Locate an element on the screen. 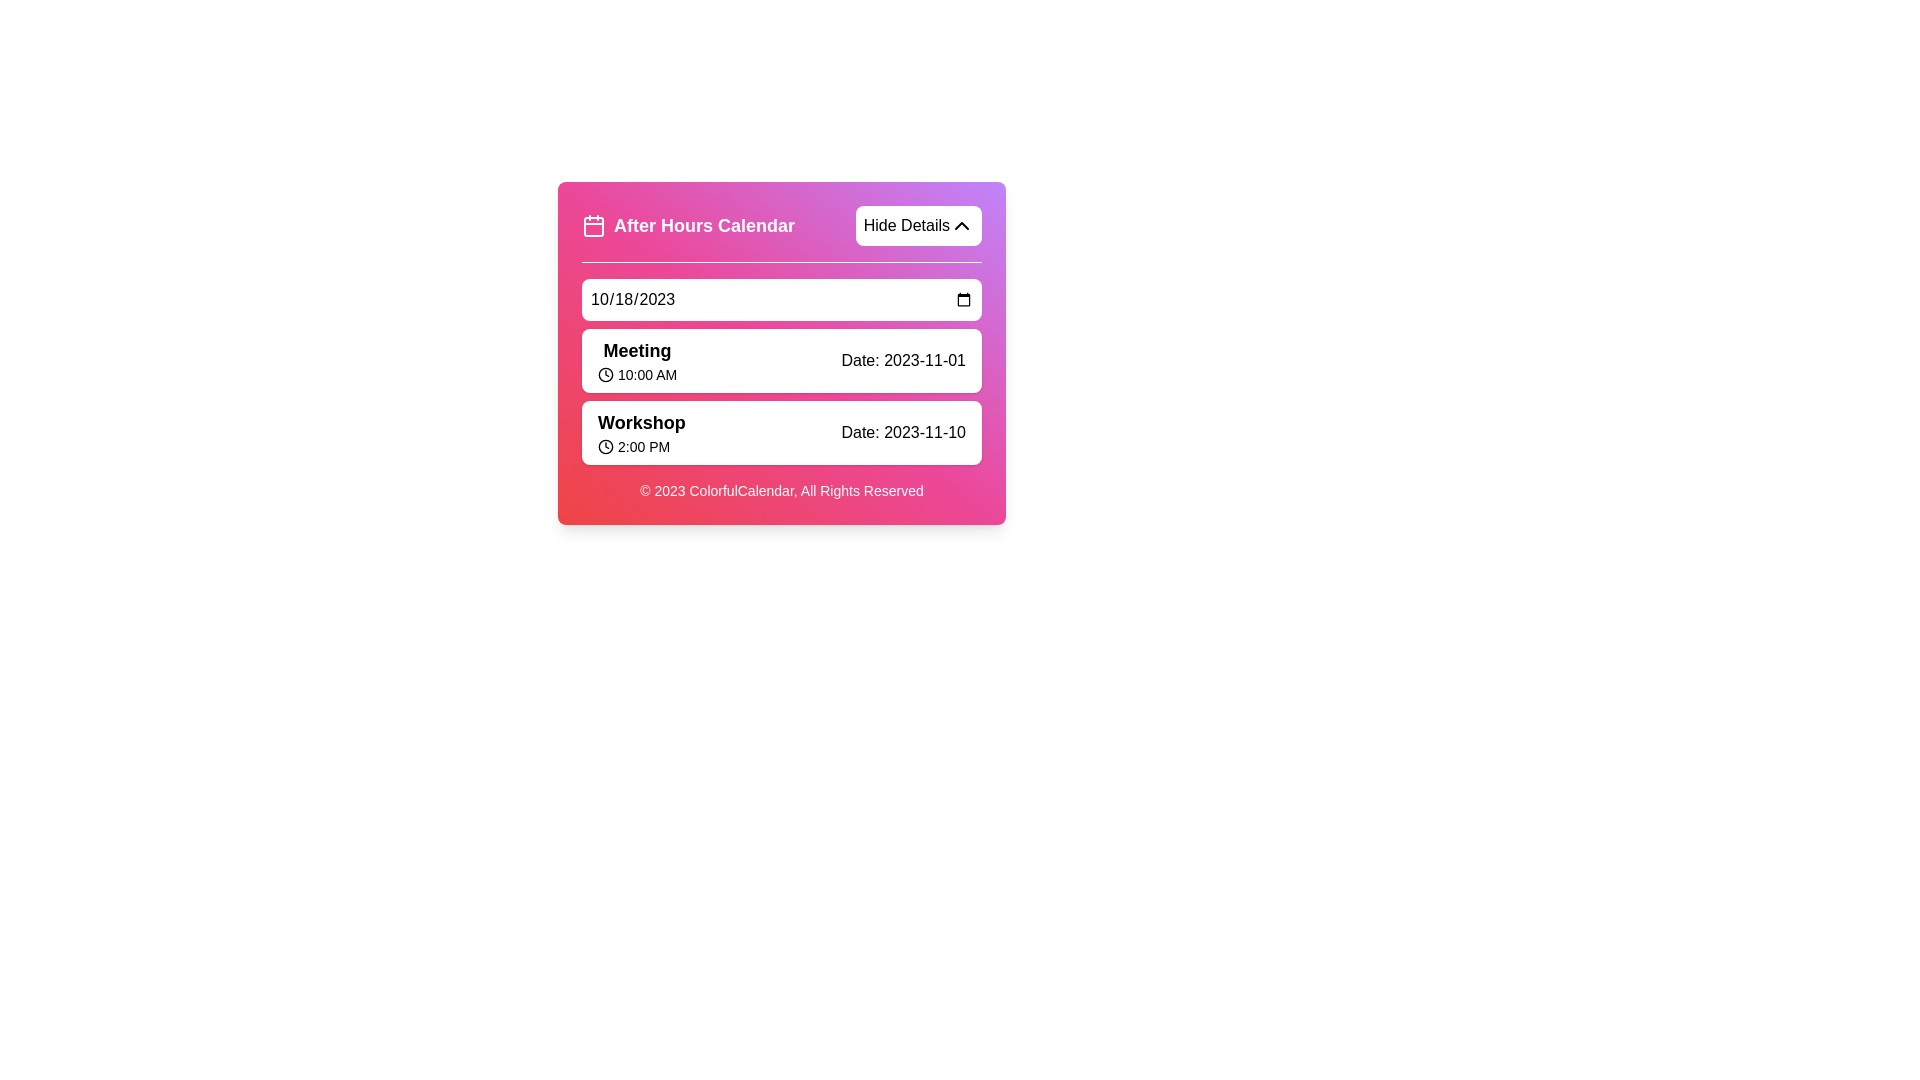 This screenshot has width=1920, height=1080. the small clock icon located to the left of the text '10:00 AM' in the second entry of the list under the heading 'Meeting' is located at coordinates (604, 374).